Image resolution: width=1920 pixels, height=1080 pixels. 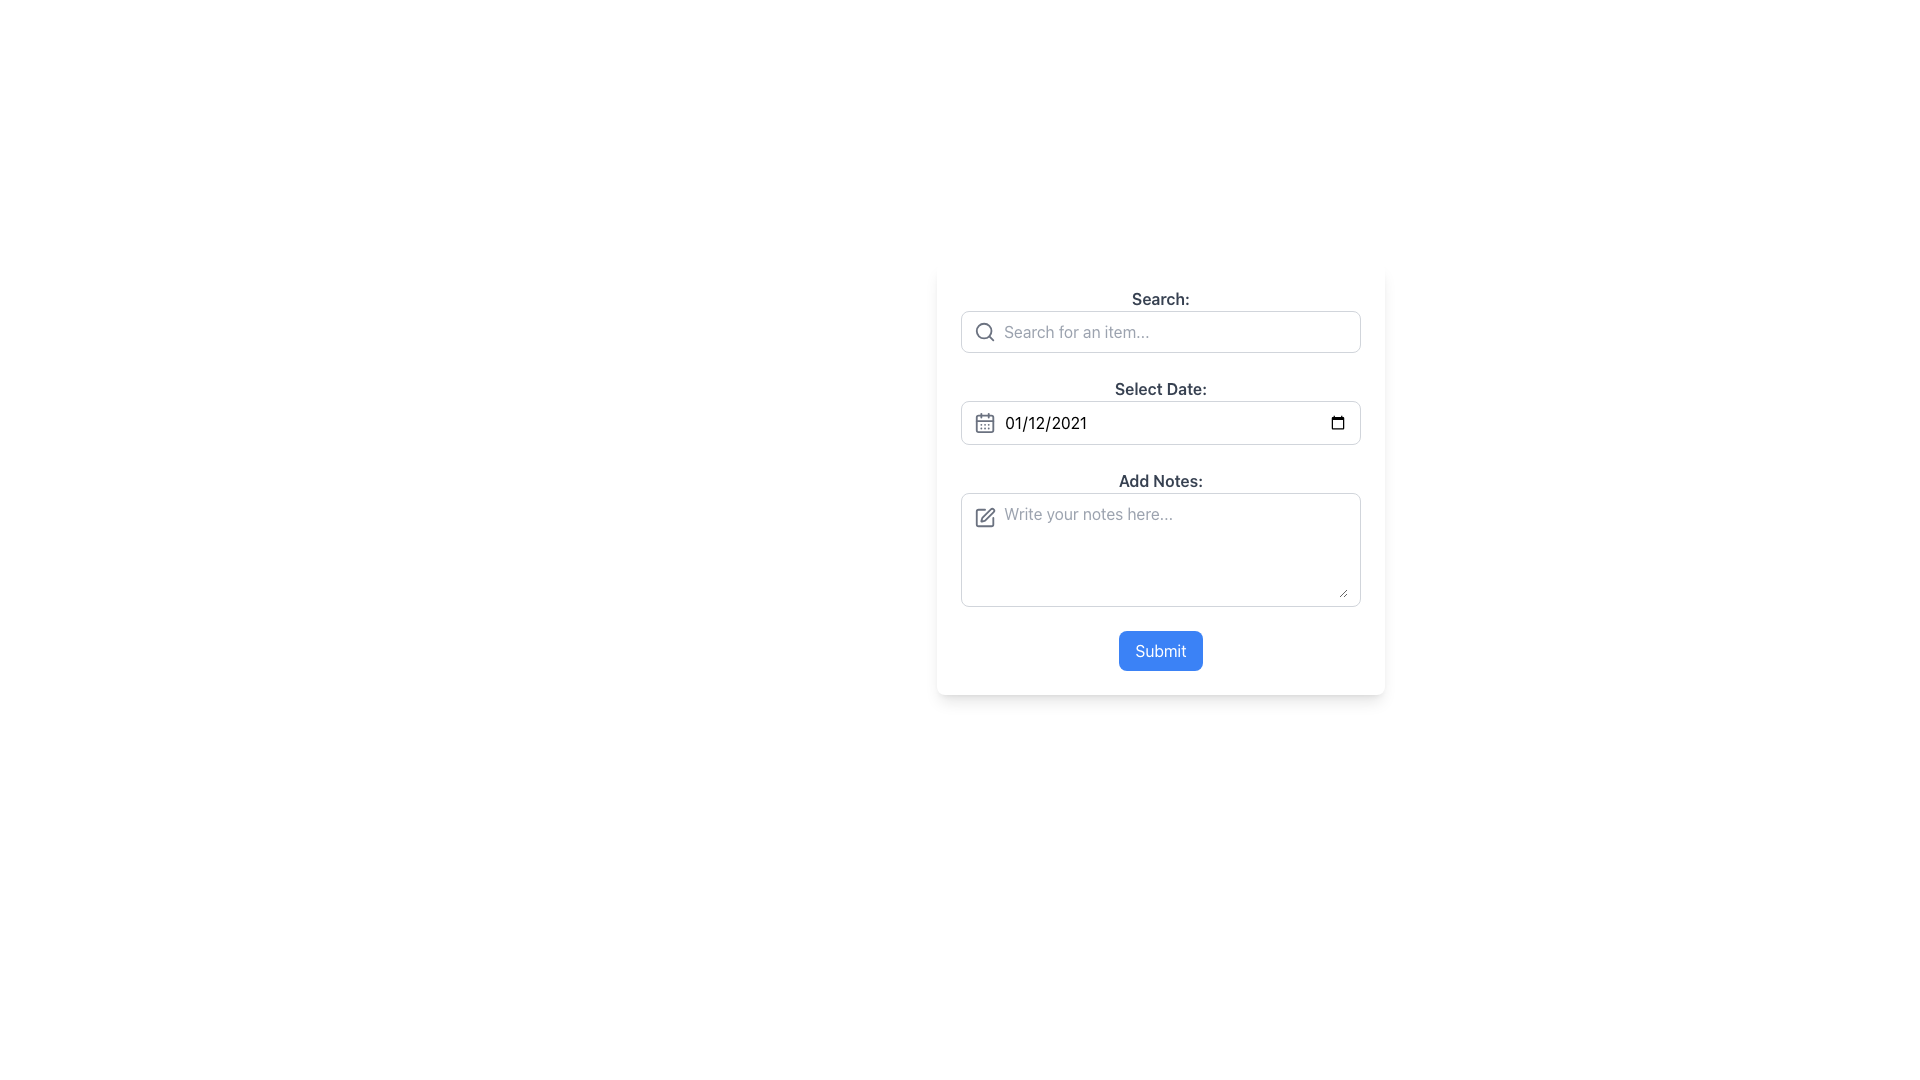 I want to click on the gray calendar icon with a minimalist line design located within the 'Select Date' field, so click(x=984, y=422).